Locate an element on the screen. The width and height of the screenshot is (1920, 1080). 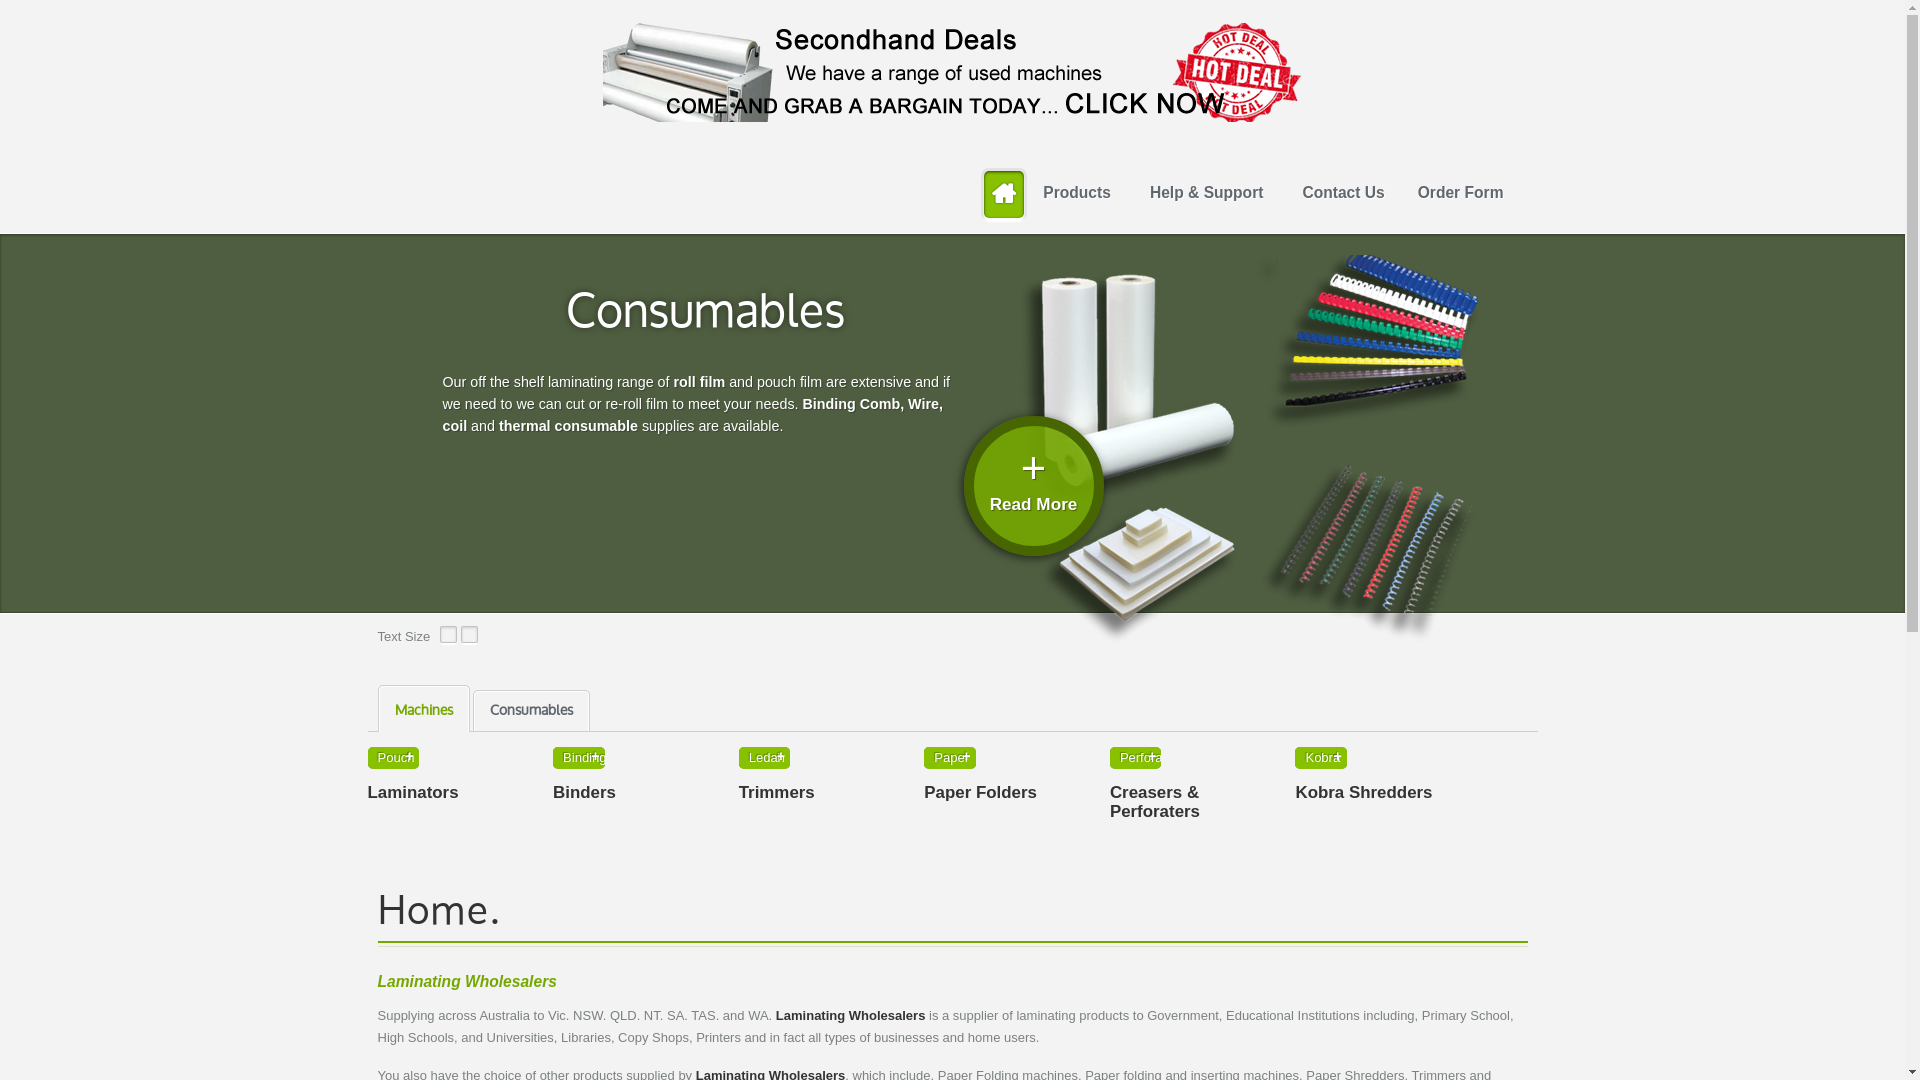
'Contact Us' is located at coordinates (1287, 192).